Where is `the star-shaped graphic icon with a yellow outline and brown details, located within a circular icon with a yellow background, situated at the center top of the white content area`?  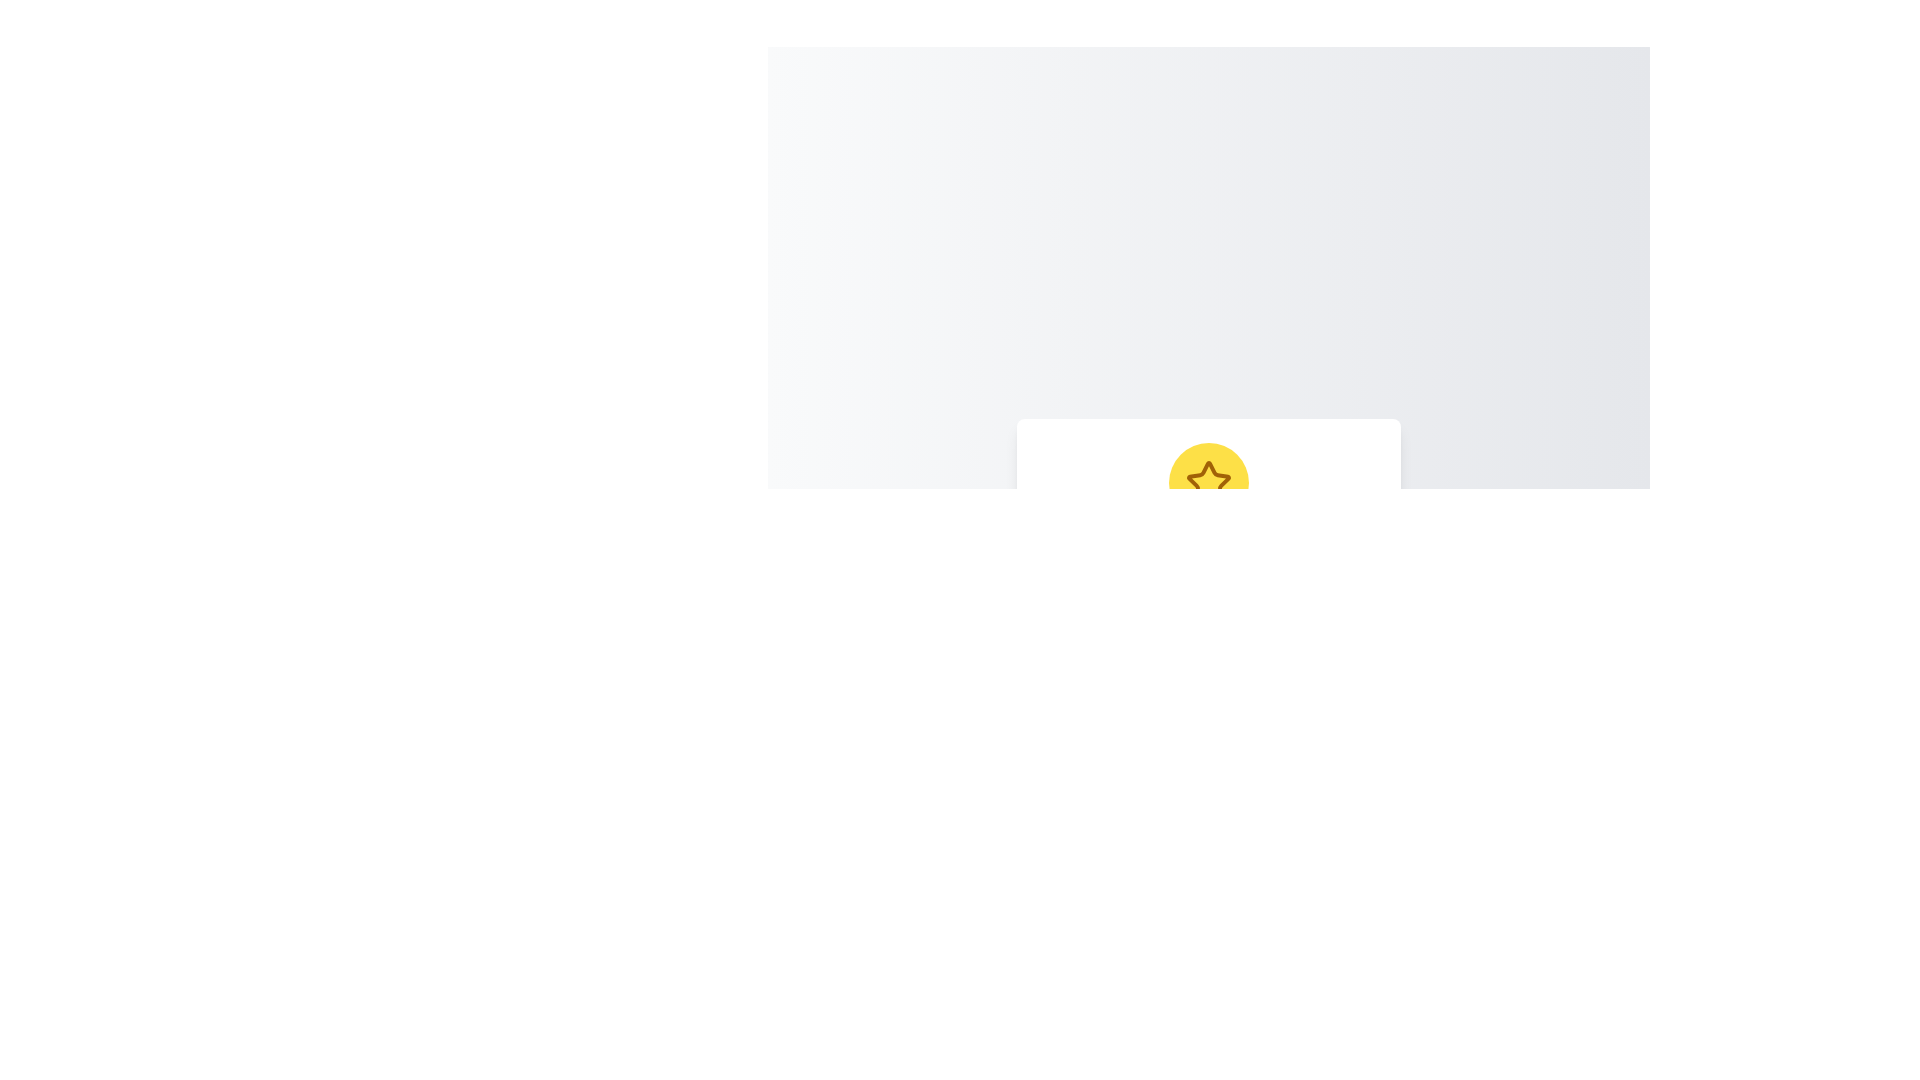 the star-shaped graphic icon with a yellow outline and brown details, located within a circular icon with a yellow background, situated at the center top of the white content area is located at coordinates (1208, 482).